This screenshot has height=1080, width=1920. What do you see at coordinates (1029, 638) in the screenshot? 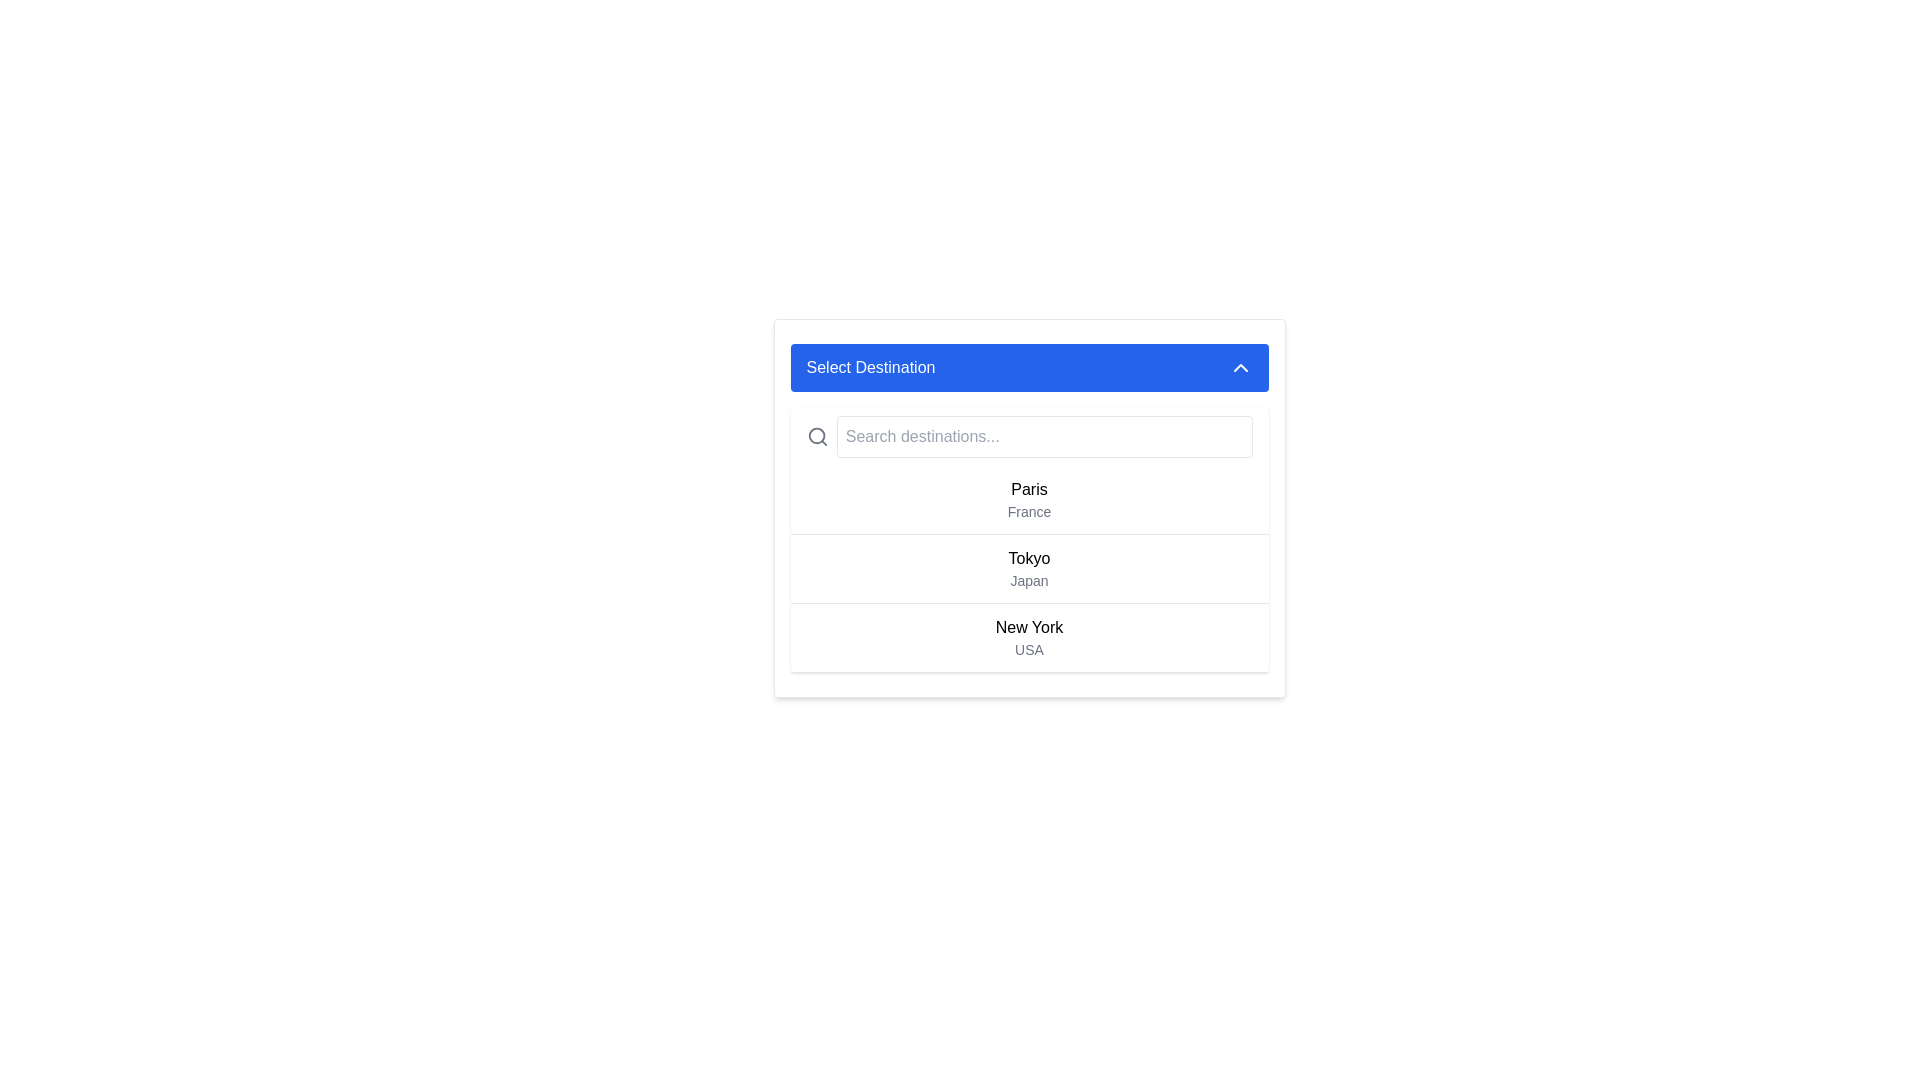
I see `the list item displaying 'New York' in bold text within the dropdown interface` at bounding box center [1029, 638].